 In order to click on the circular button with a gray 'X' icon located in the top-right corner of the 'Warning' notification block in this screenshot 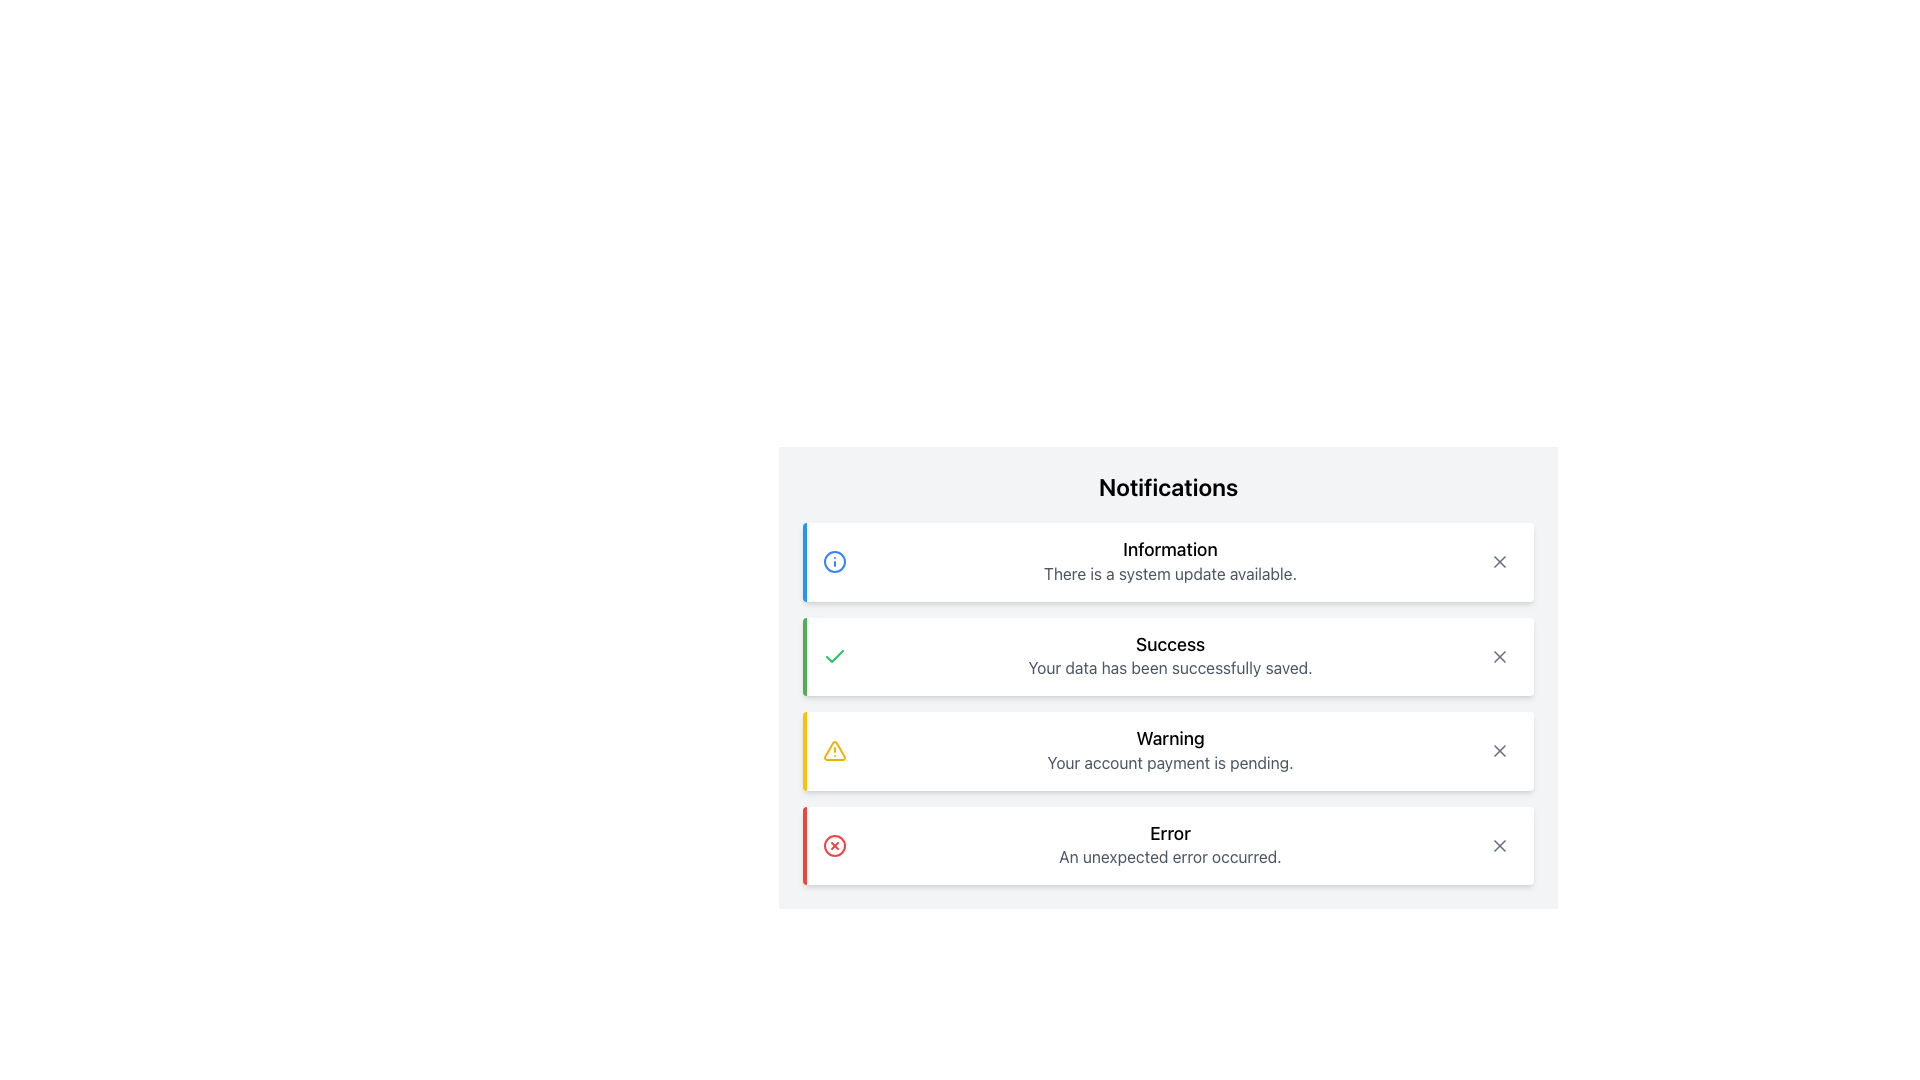, I will do `click(1499, 751)`.